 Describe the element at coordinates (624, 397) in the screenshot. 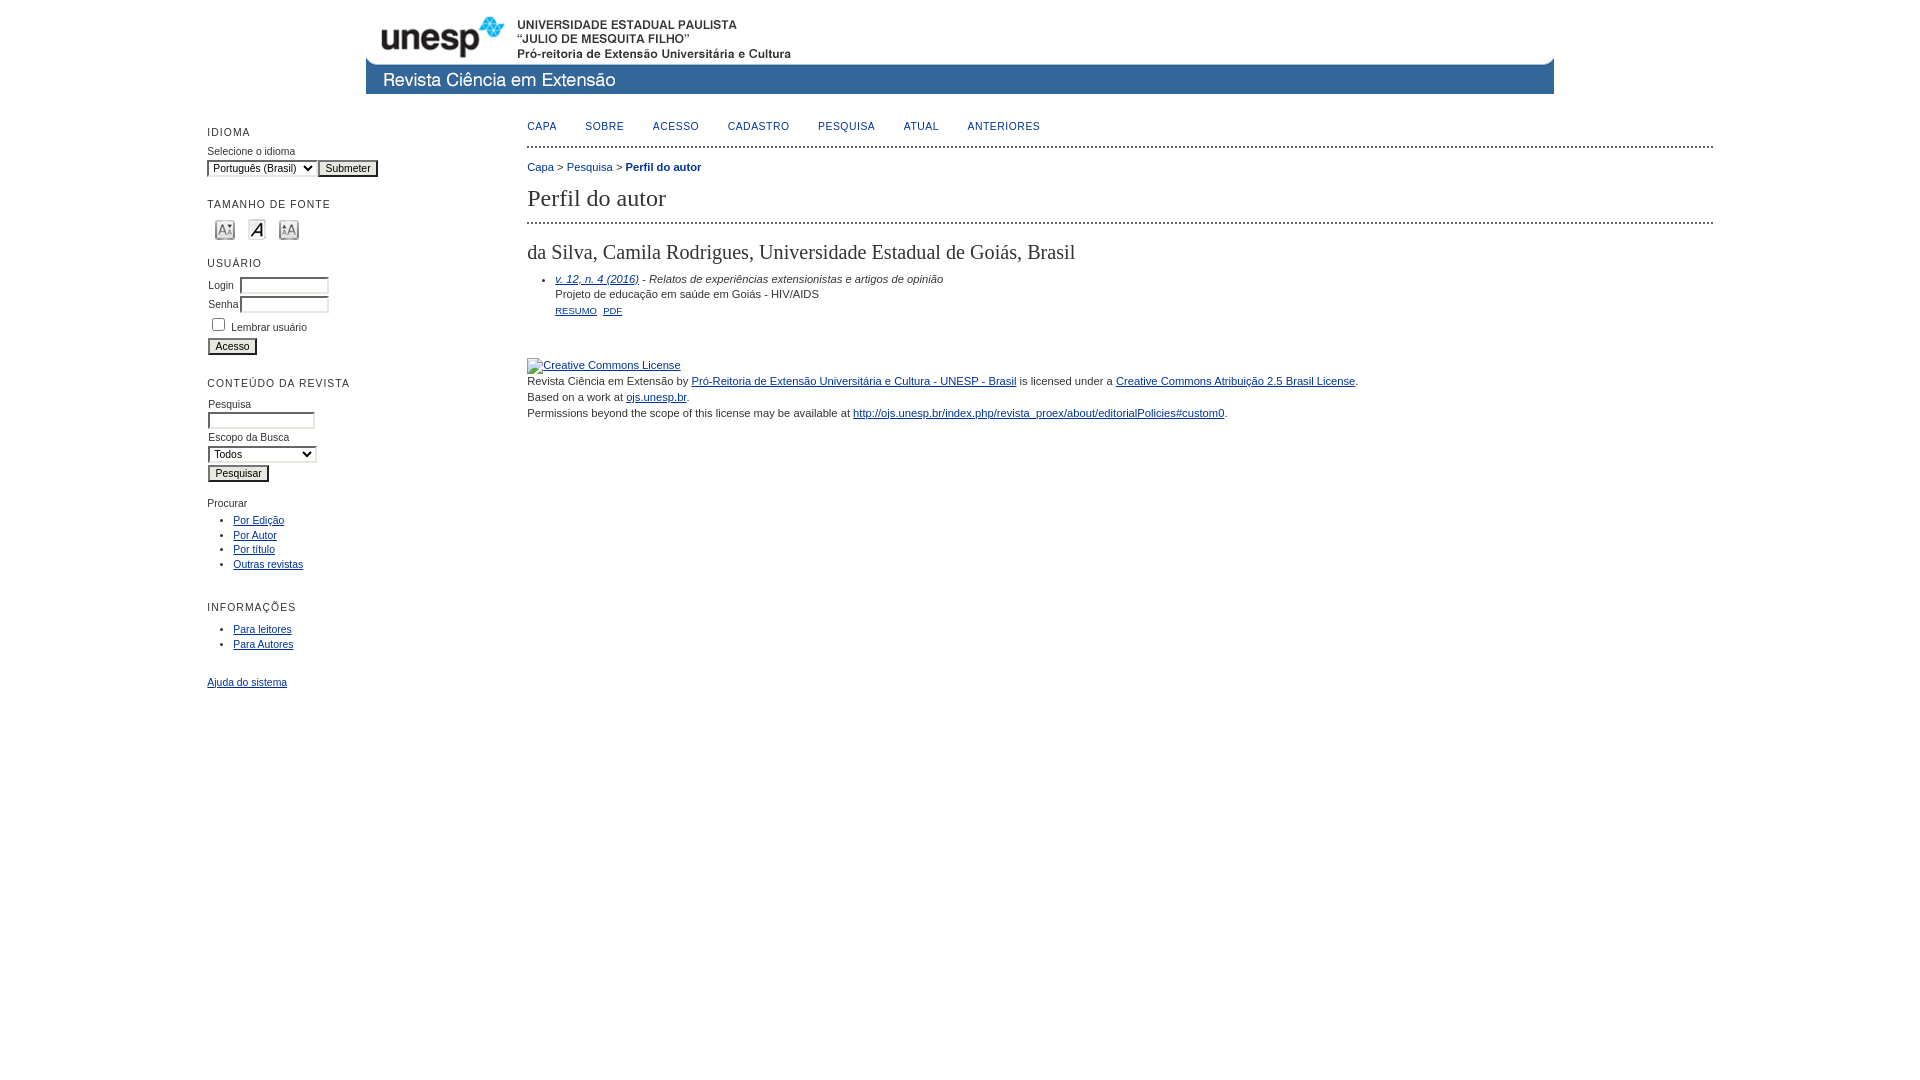

I see `'ojs.unesp.br'` at that location.